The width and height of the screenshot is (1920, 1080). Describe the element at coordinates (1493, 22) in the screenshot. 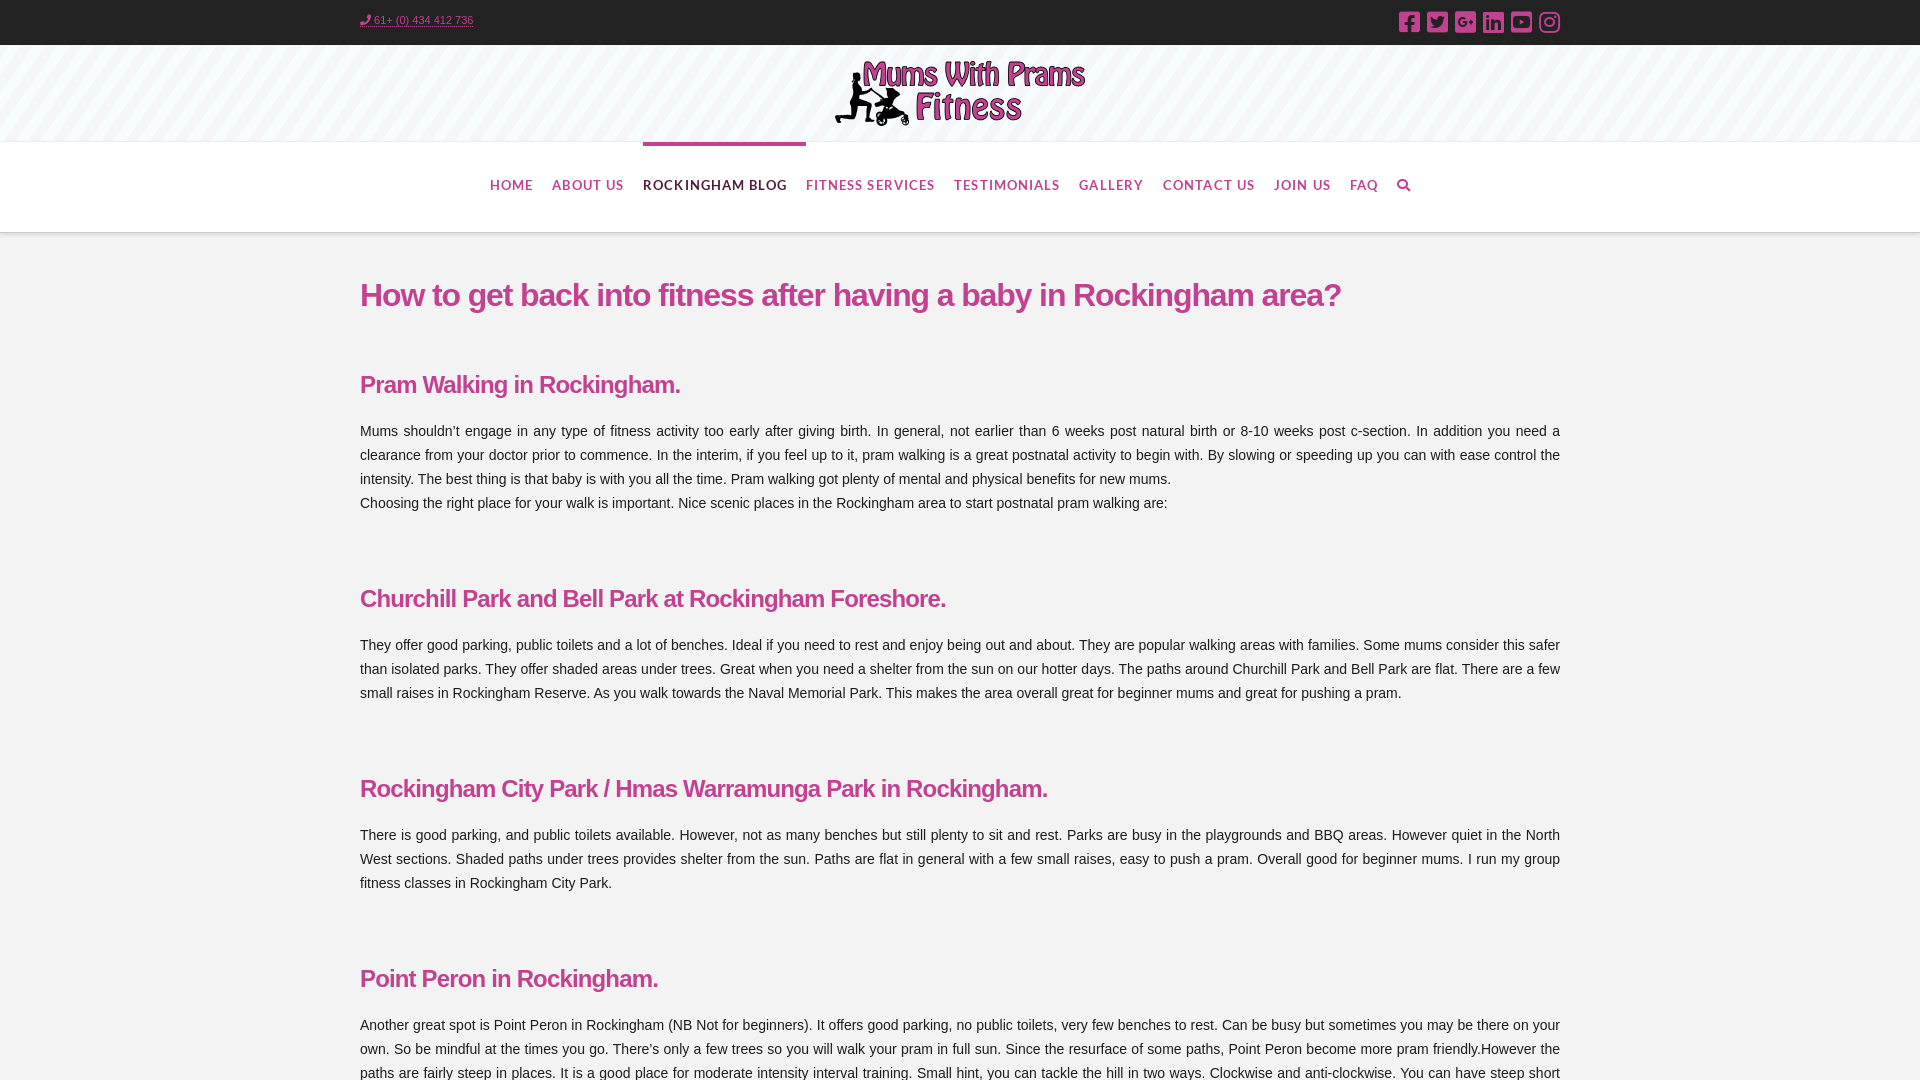

I see `'LinkedIn'` at that location.